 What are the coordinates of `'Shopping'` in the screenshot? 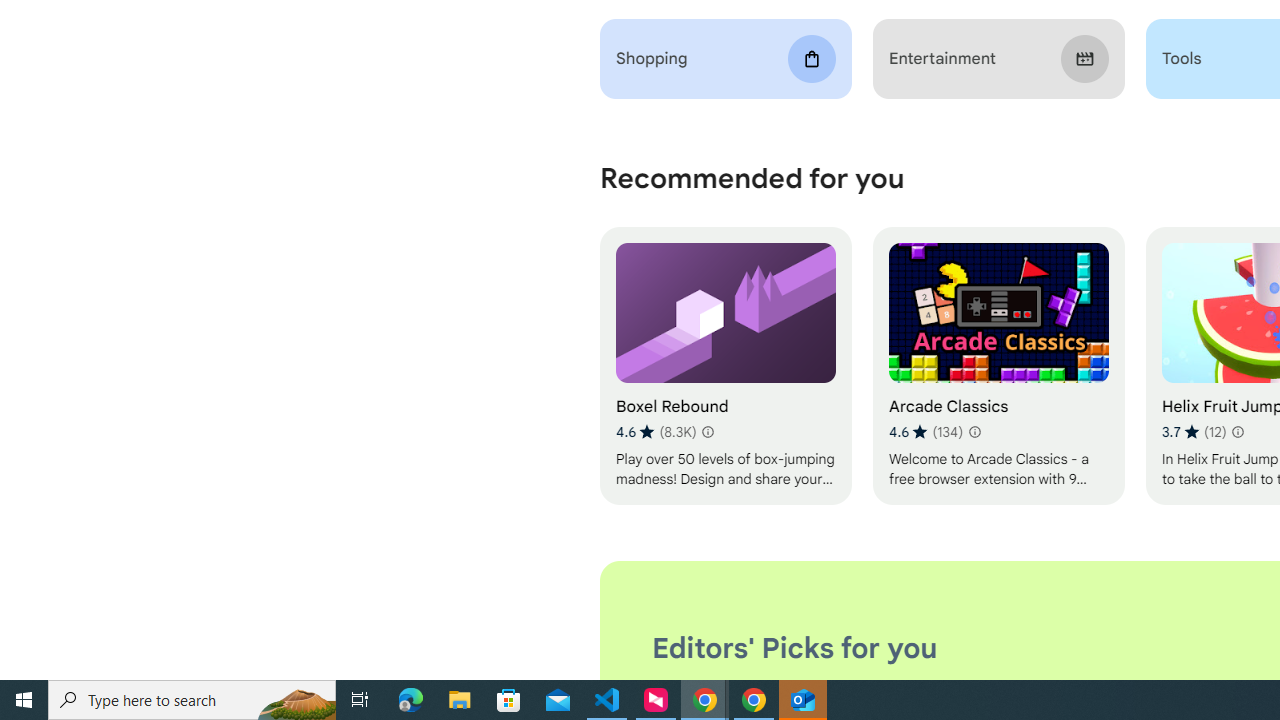 It's located at (724, 58).